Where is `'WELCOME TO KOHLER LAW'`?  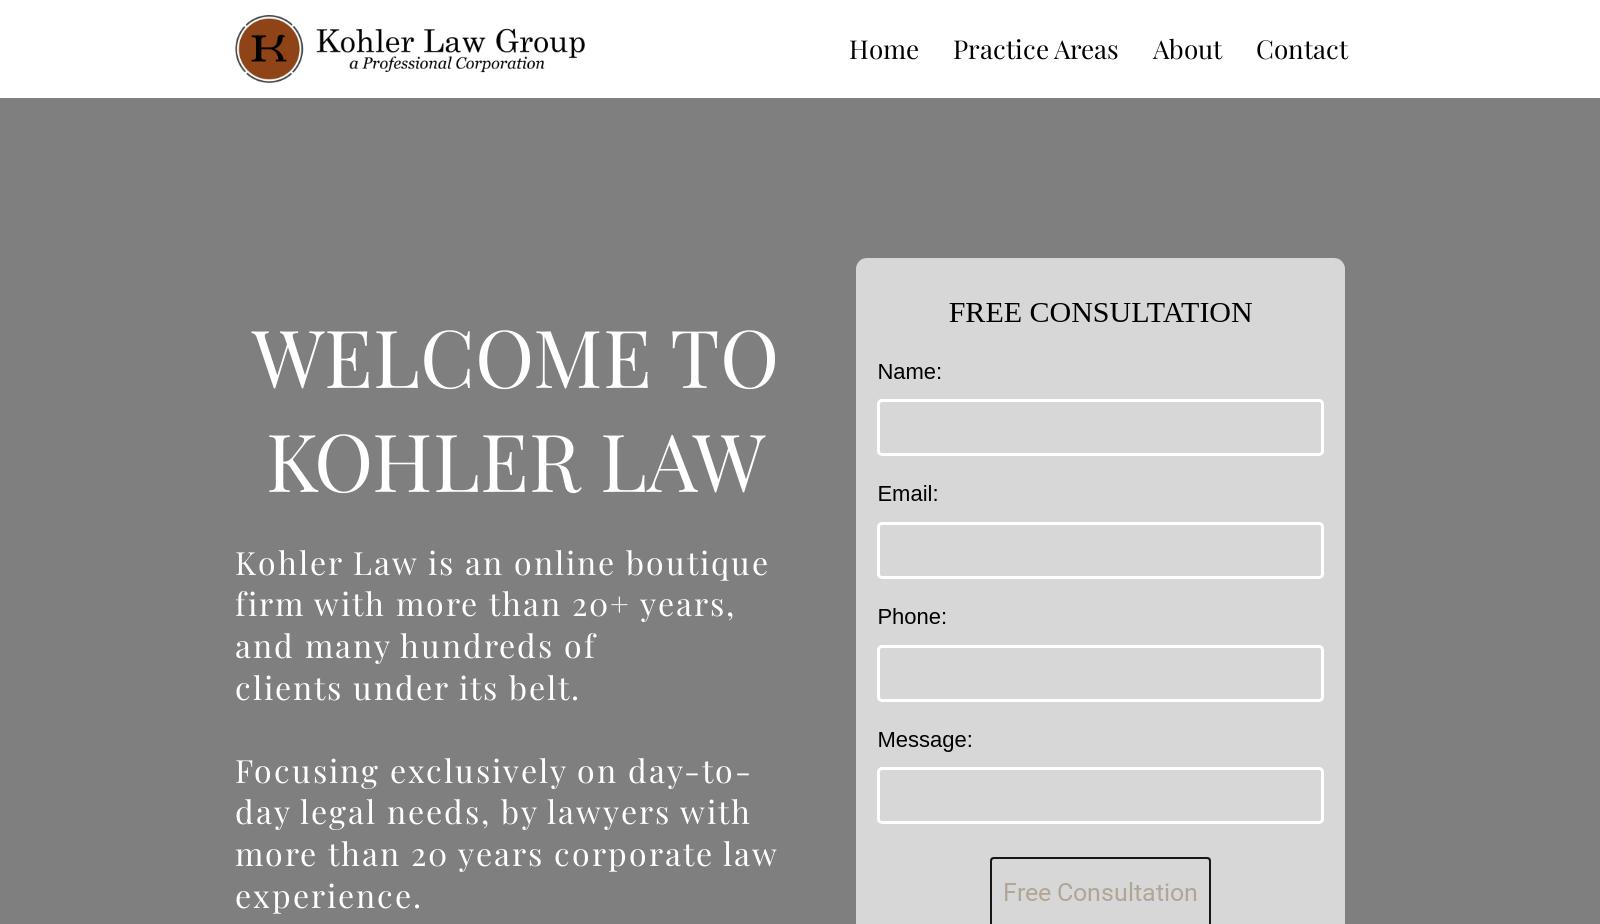
'WELCOME TO KOHLER LAW' is located at coordinates (252, 405).